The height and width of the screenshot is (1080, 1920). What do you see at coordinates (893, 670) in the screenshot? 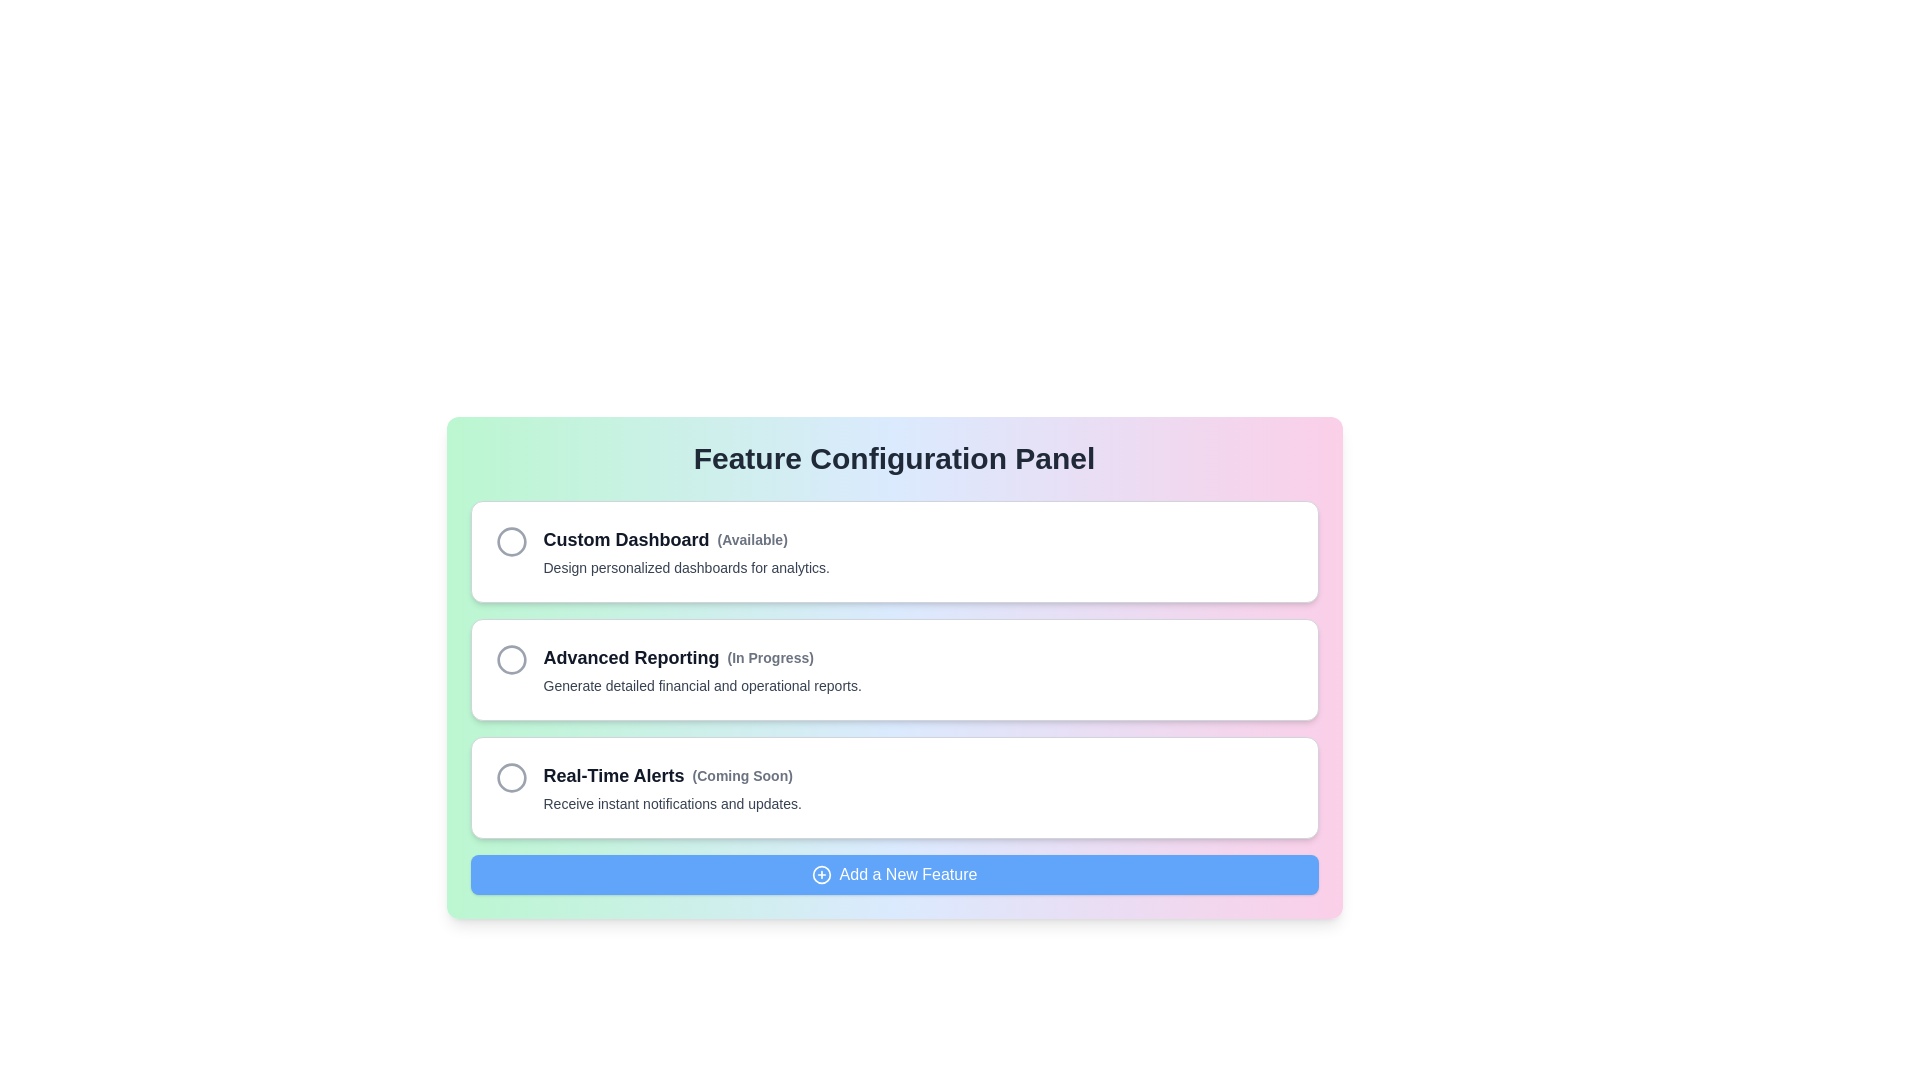
I see `the radio button of the second interactive list item for configuring advanced reporting features, which is currently marked as 'In Progress.'` at bounding box center [893, 670].